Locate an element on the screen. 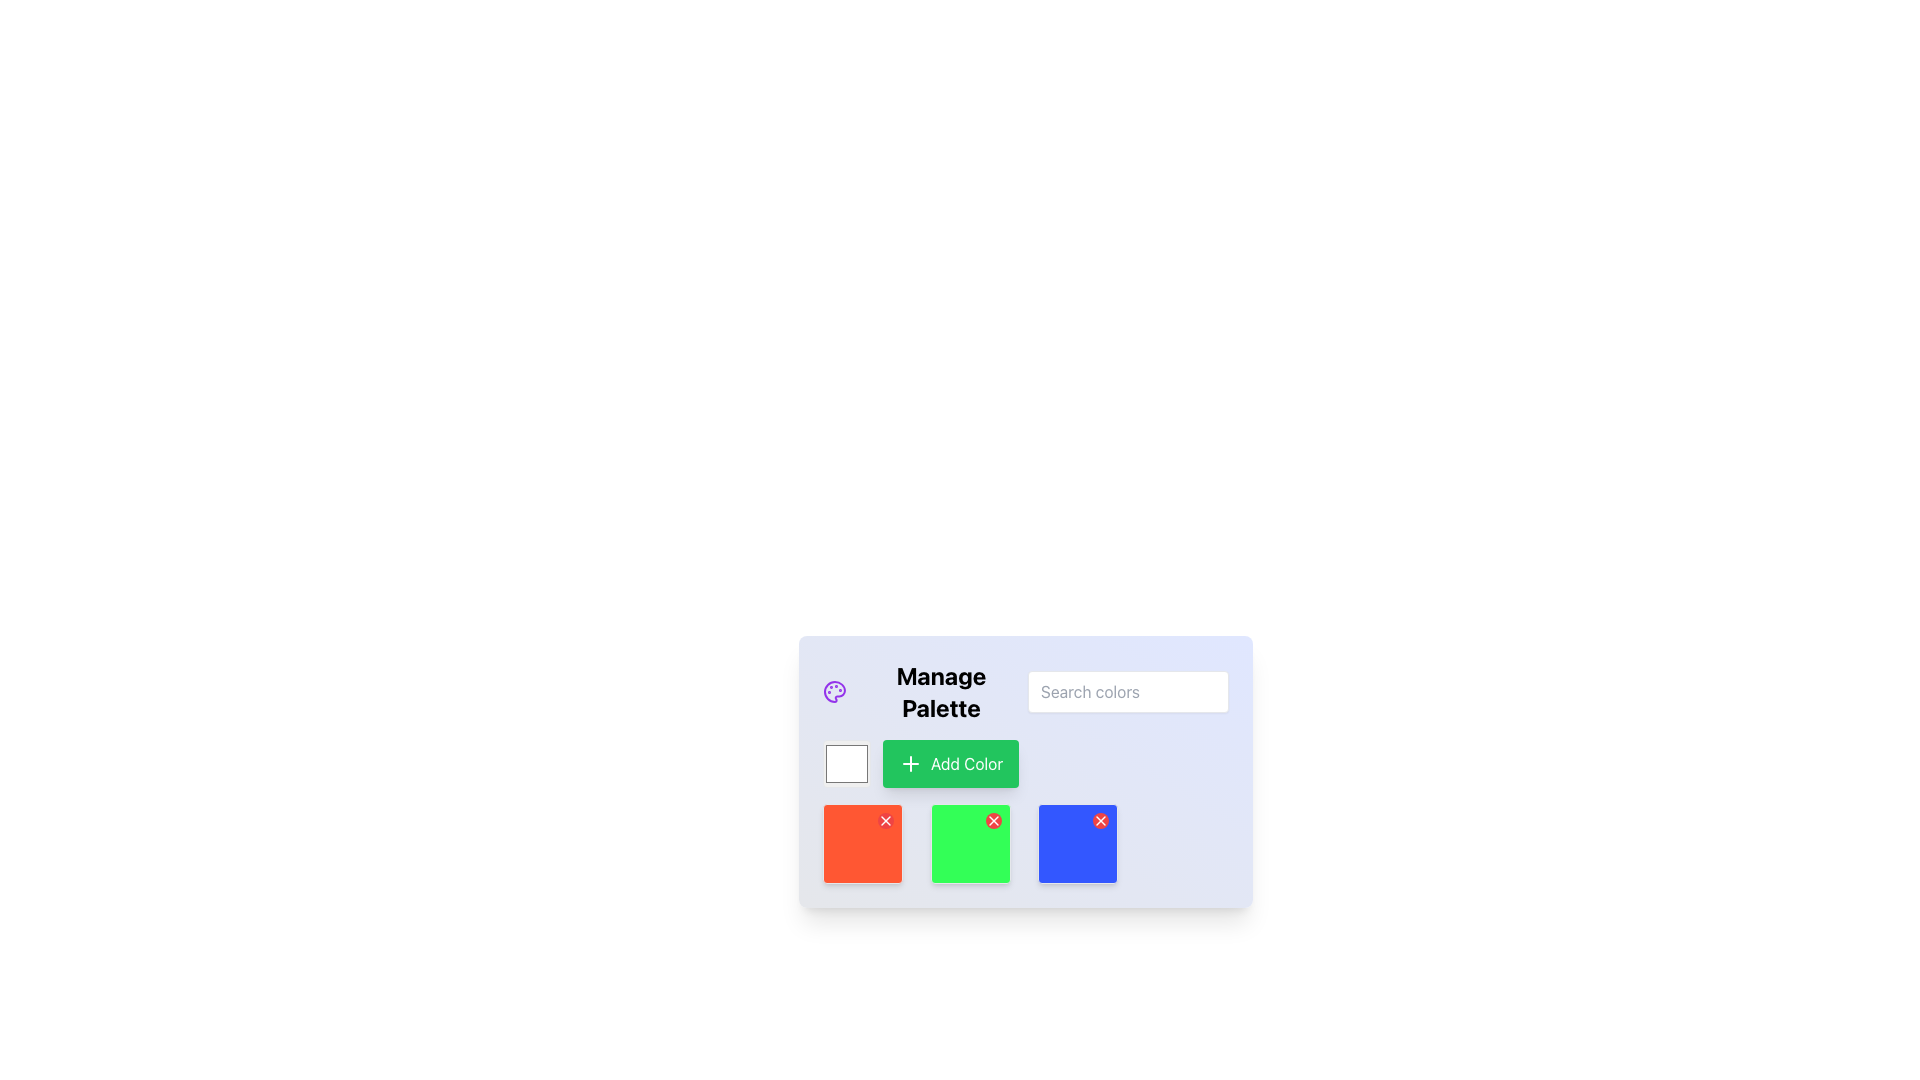 This screenshot has width=1920, height=1080. the color tile in the bottom-left corner of the palette manager interface is located at coordinates (863, 844).